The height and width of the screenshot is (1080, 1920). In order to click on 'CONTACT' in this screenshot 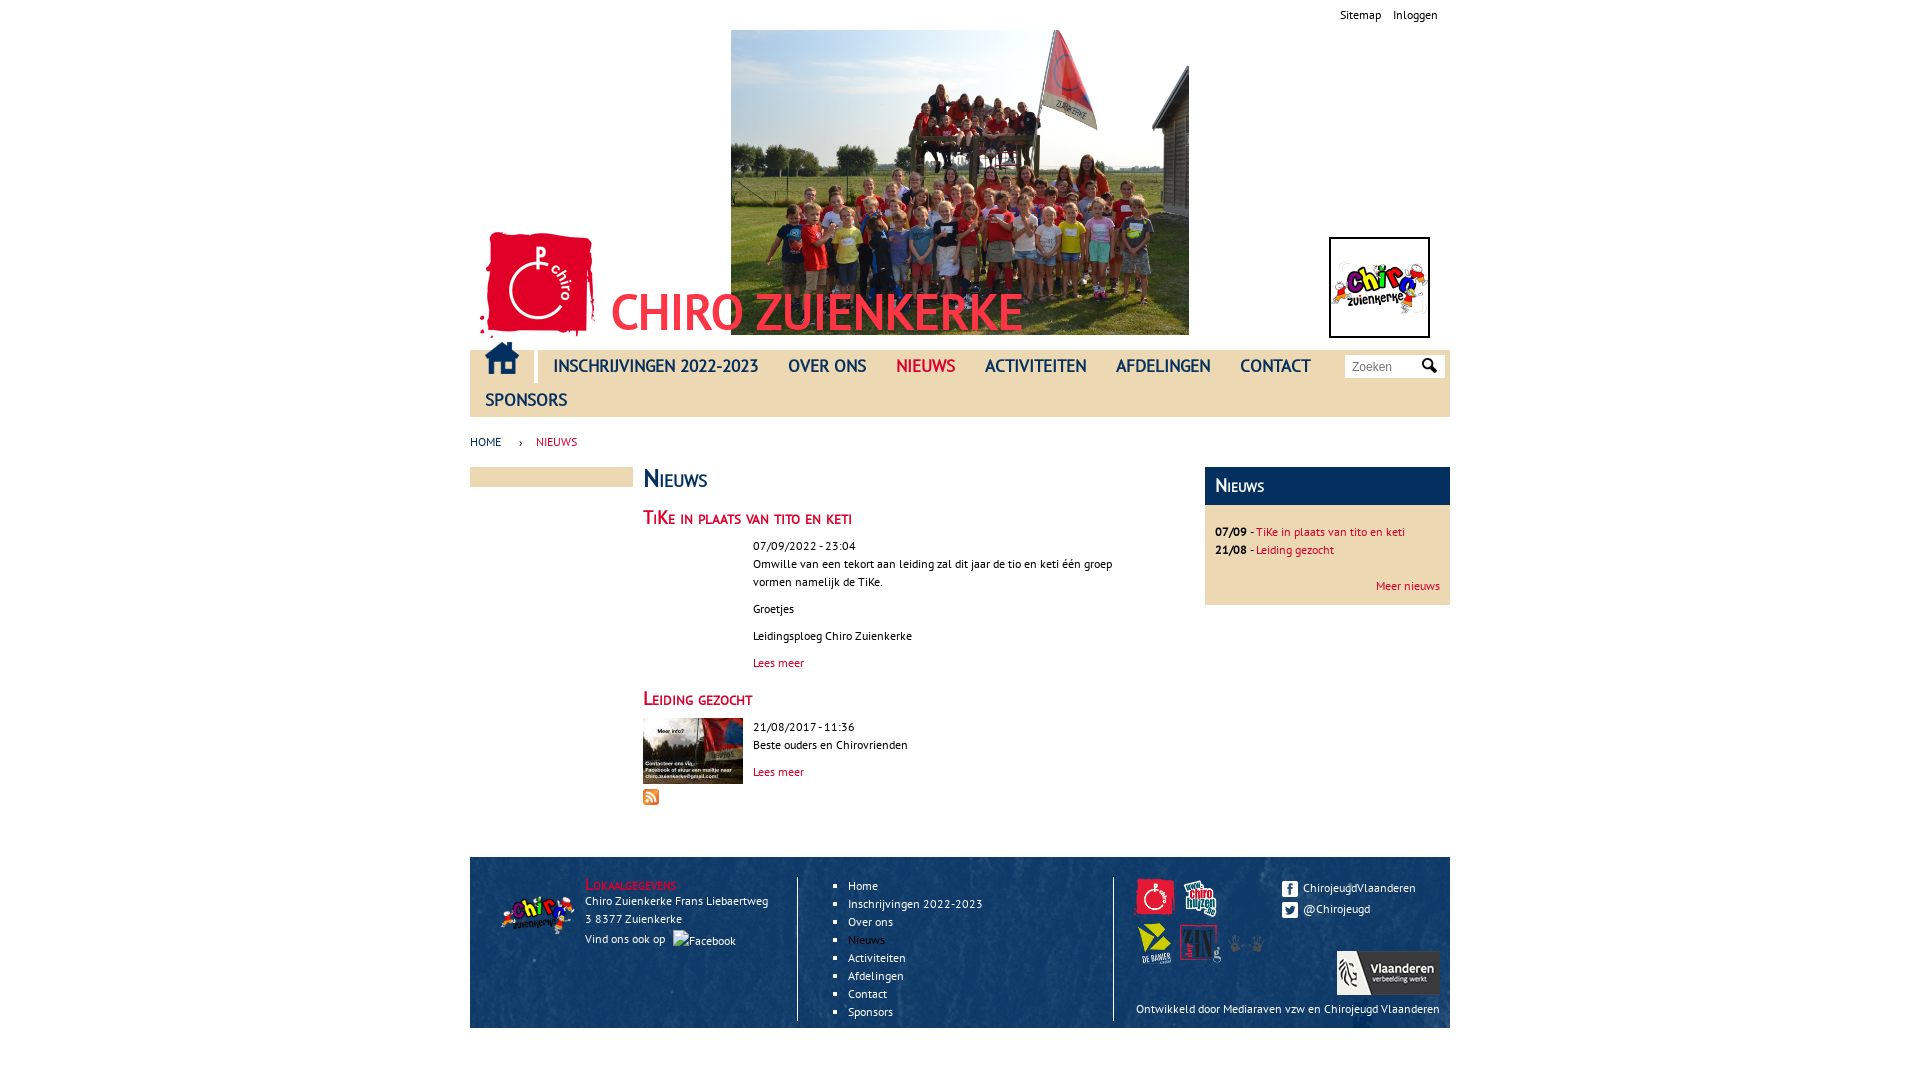, I will do `click(1274, 366)`.